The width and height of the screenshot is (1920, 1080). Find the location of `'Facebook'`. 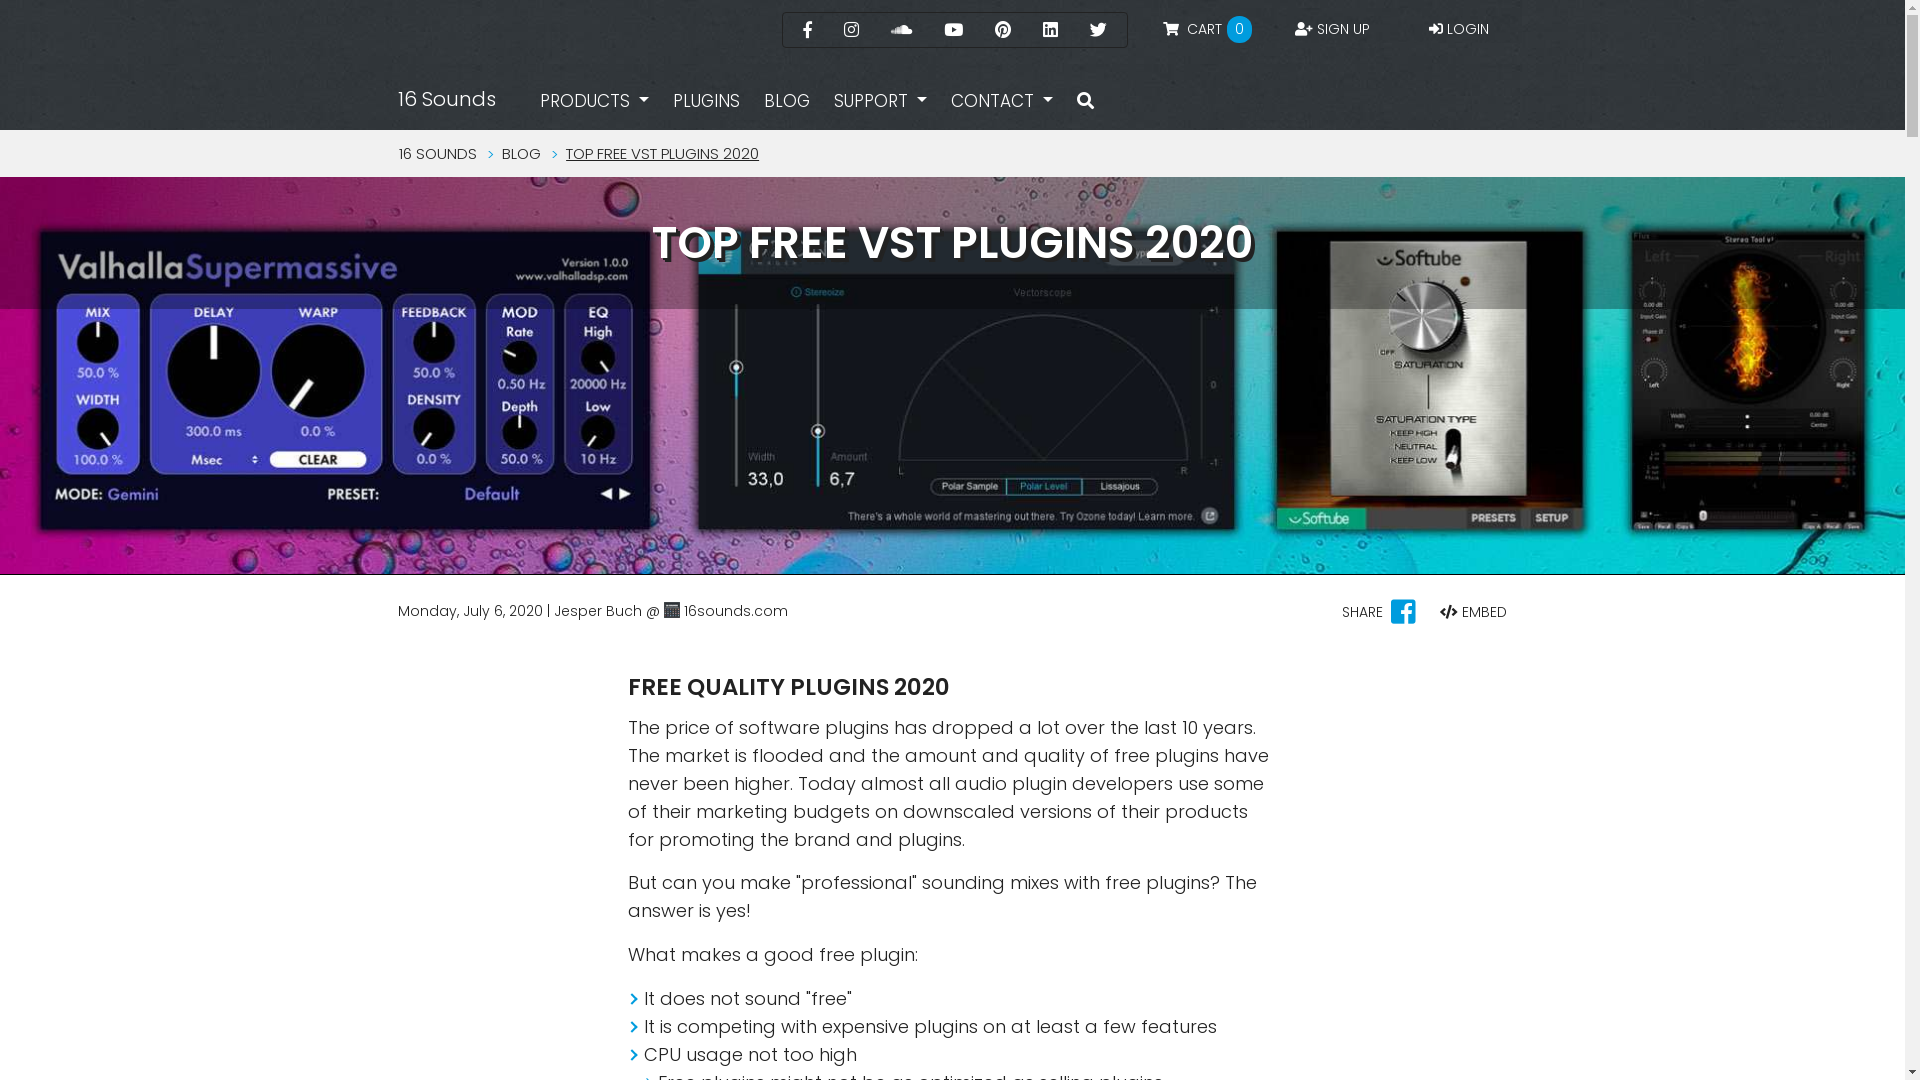

'Facebook' is located at coordinates (806, 30).